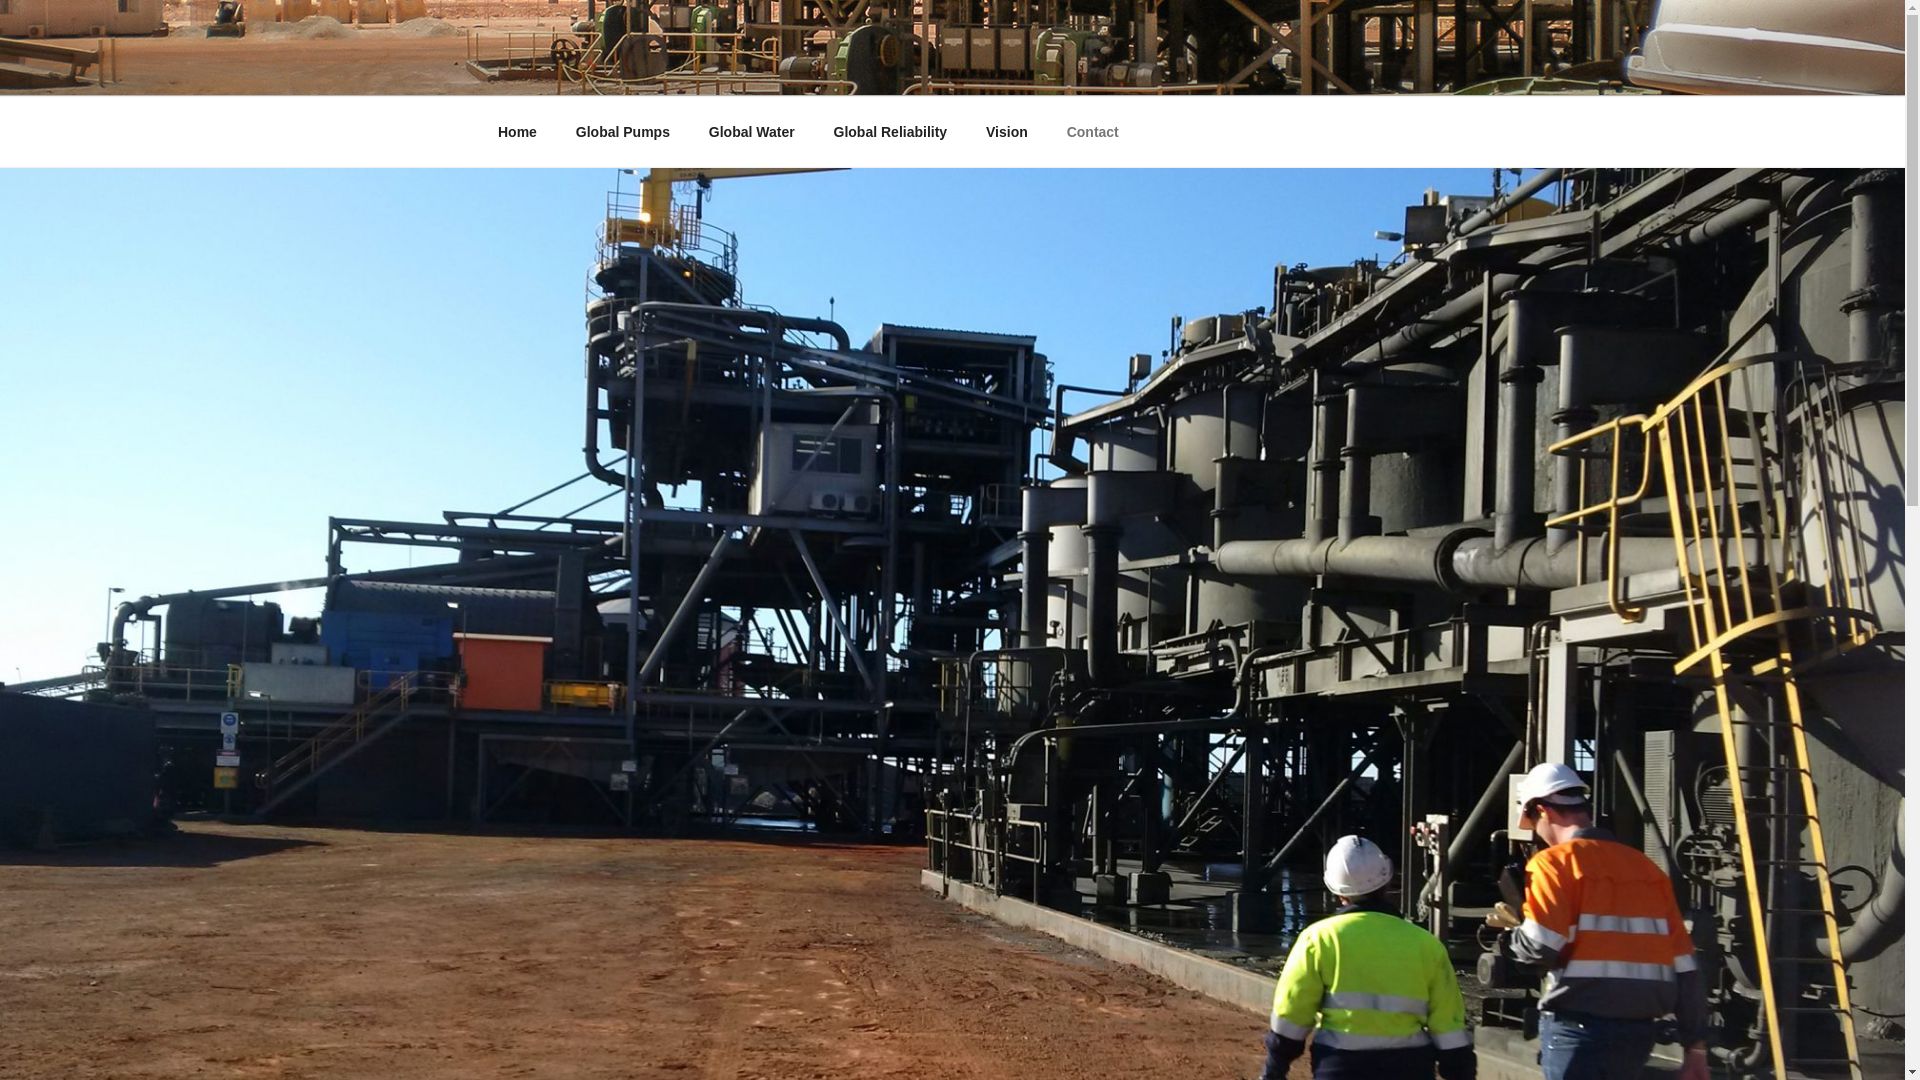 The image size is (1920, 1080). What do you see at coordinates (889, 132) in the screenshot?
I see `'Global Reliability'` at bounding box center [889, 132].